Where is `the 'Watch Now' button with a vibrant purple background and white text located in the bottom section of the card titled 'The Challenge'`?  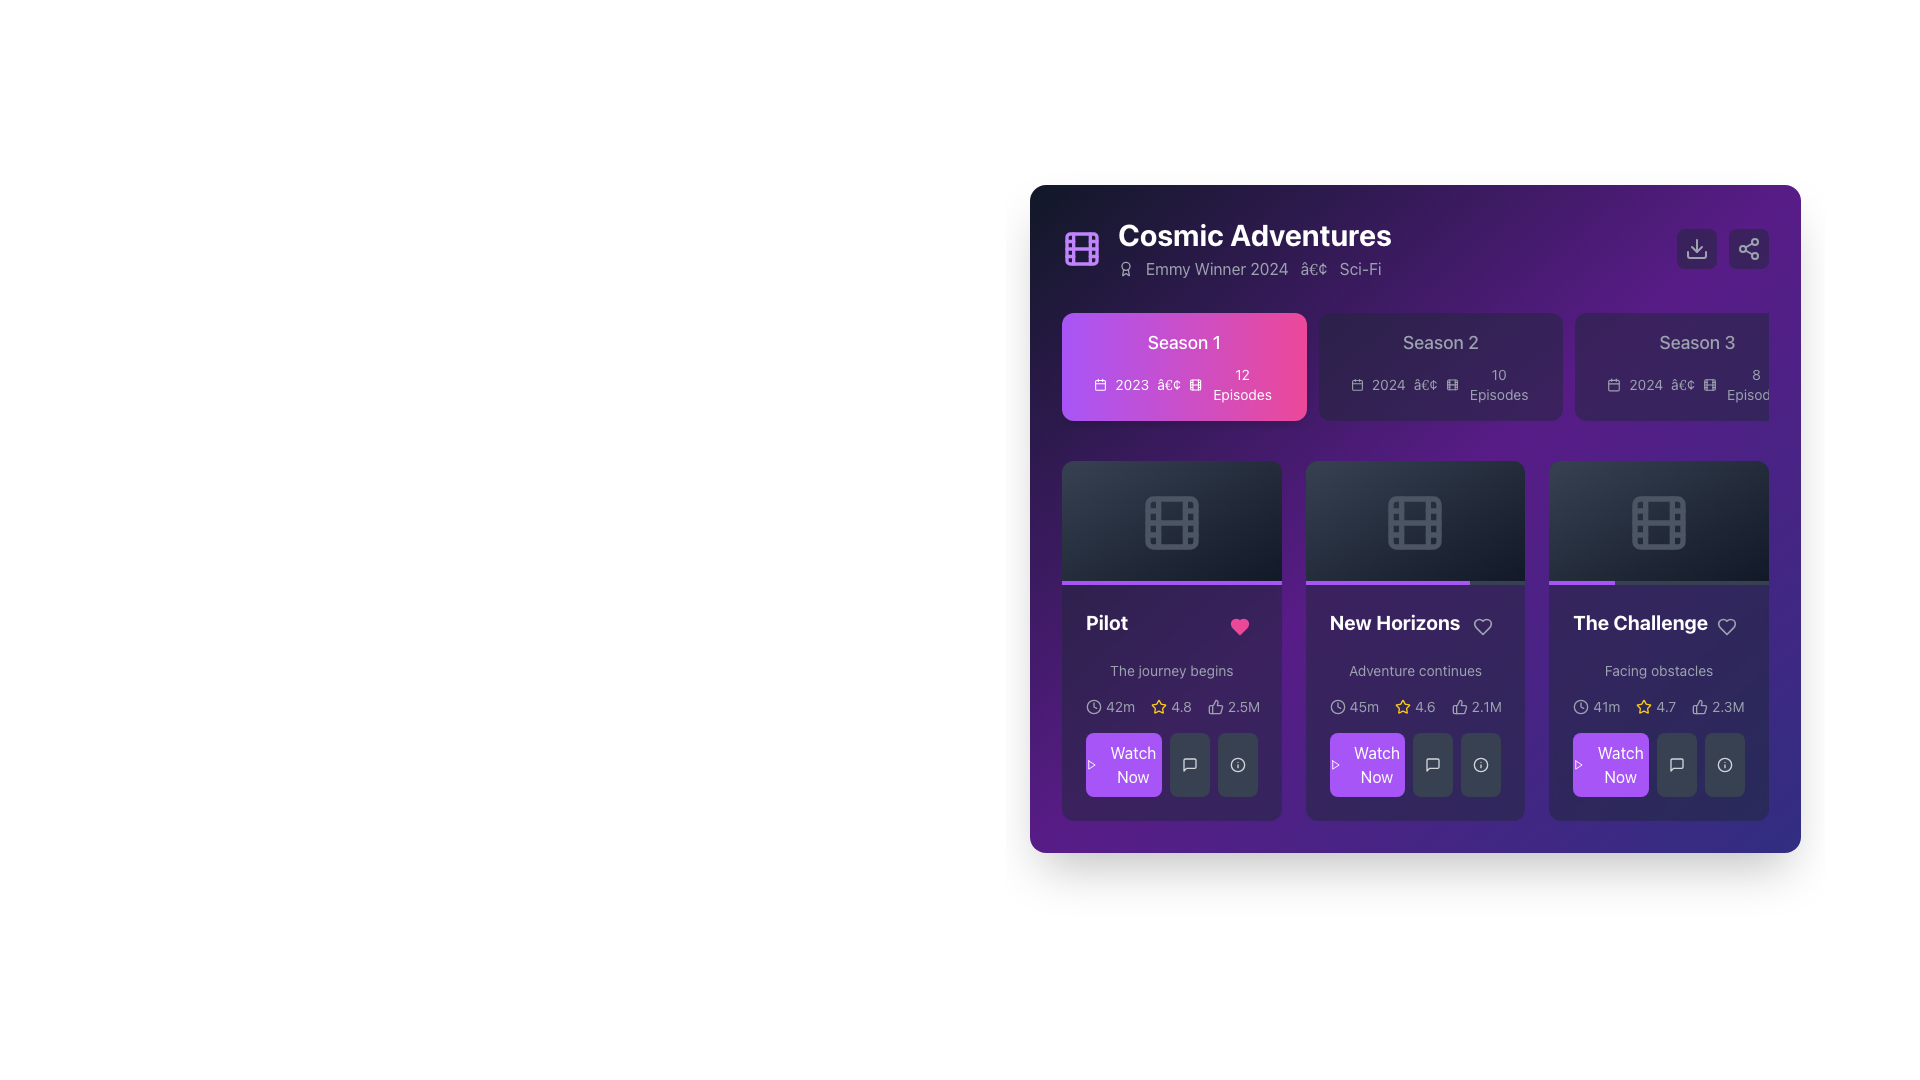
the 'Watch Now' button with a vibrant purple background and white text located in the bottom section of the card titled 'The Challenge' is located at coordinates (1611, 764).